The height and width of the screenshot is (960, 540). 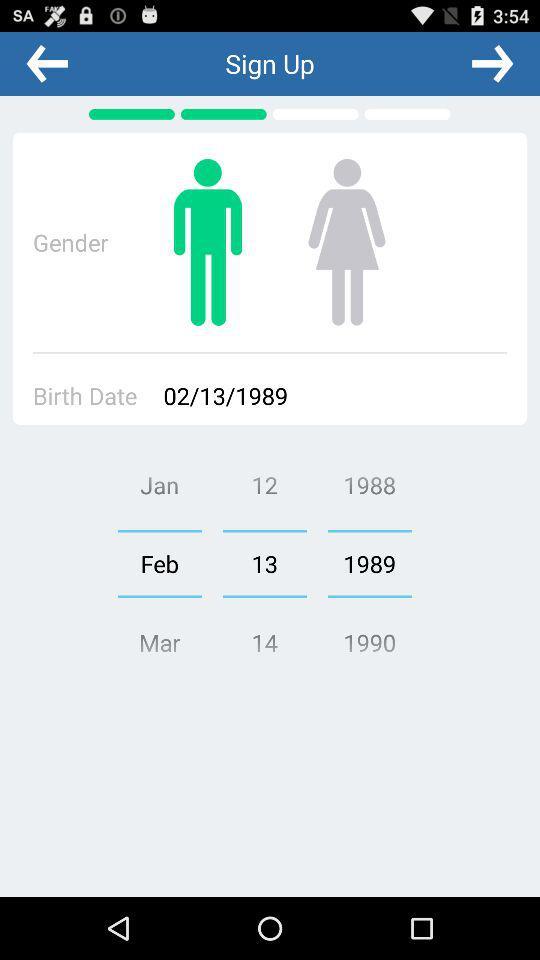 I want to click on next, so click(x=491, y=63).